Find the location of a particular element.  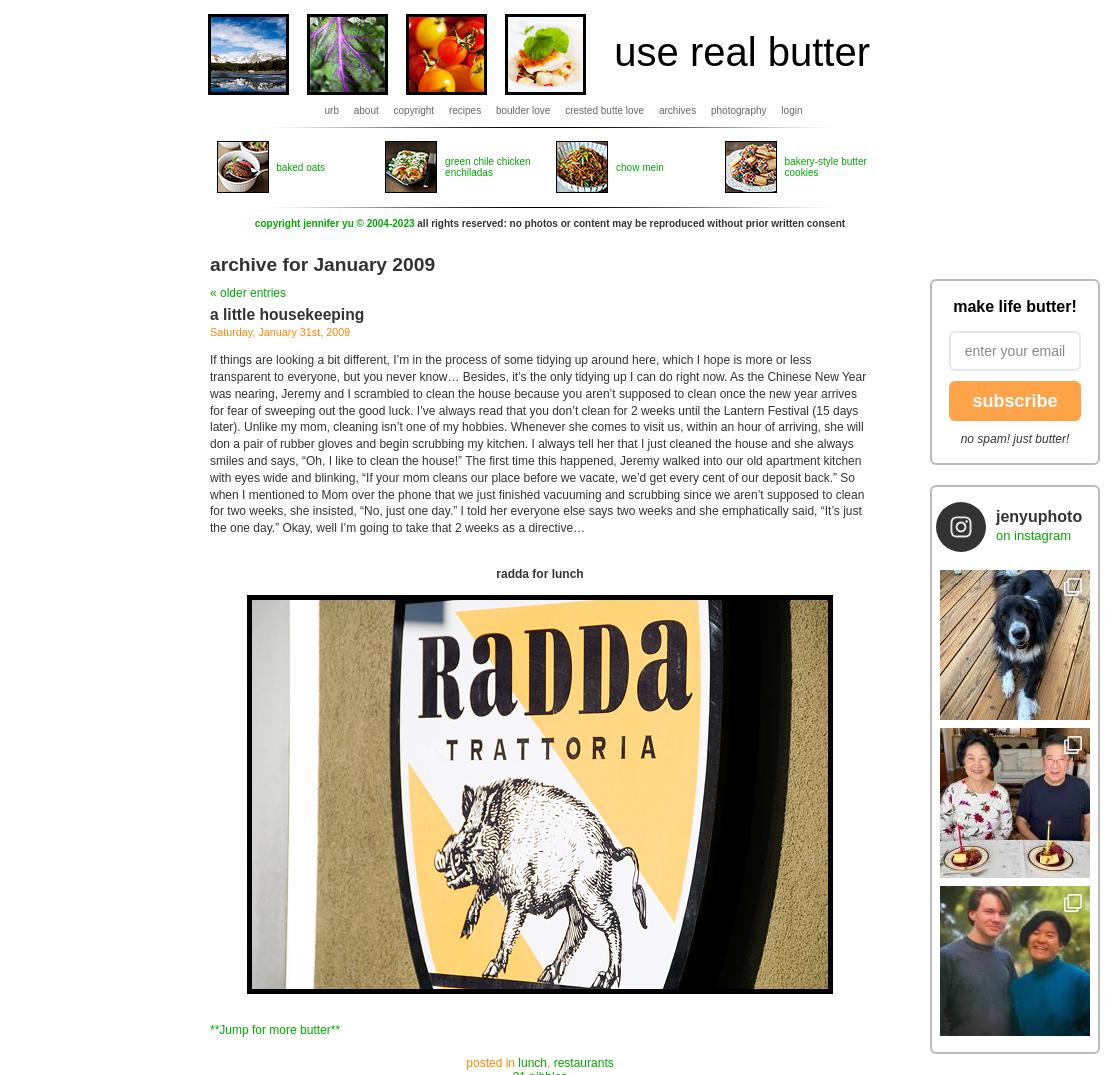

'restaurants' is located at coordinates (582, 1062).